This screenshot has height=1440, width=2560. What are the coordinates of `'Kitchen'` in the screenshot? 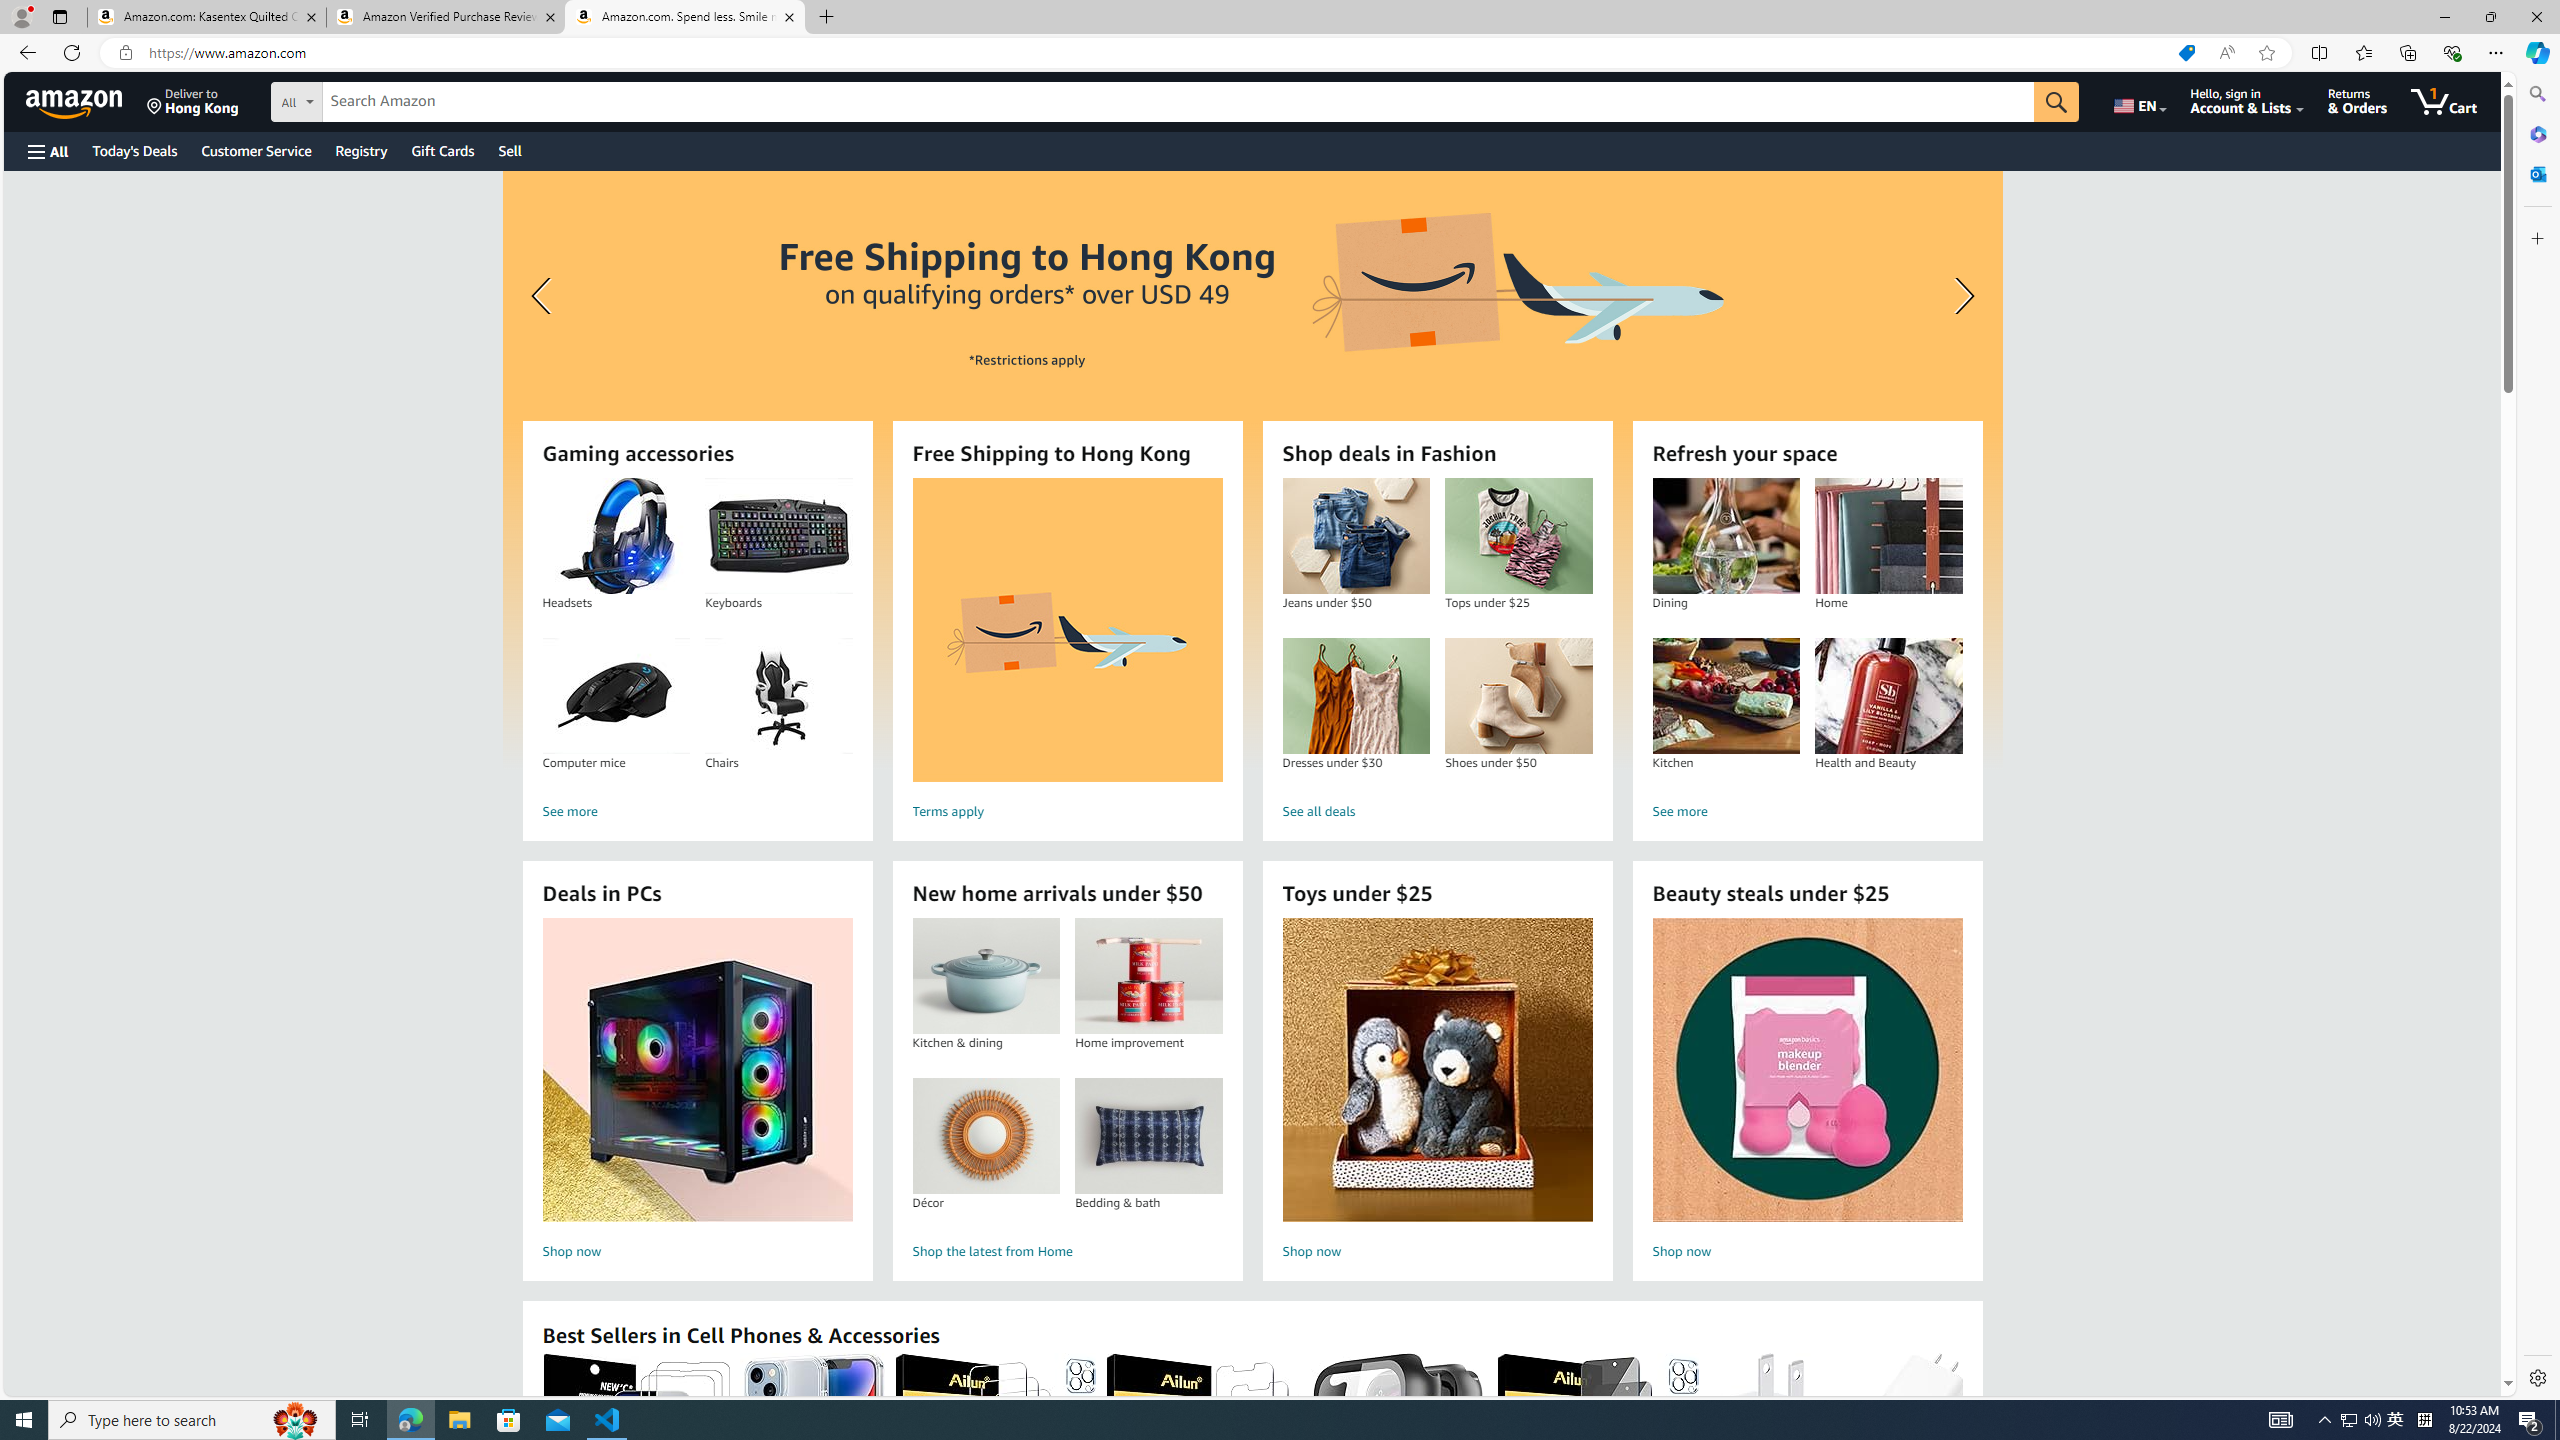 It's located at (1725, 696).